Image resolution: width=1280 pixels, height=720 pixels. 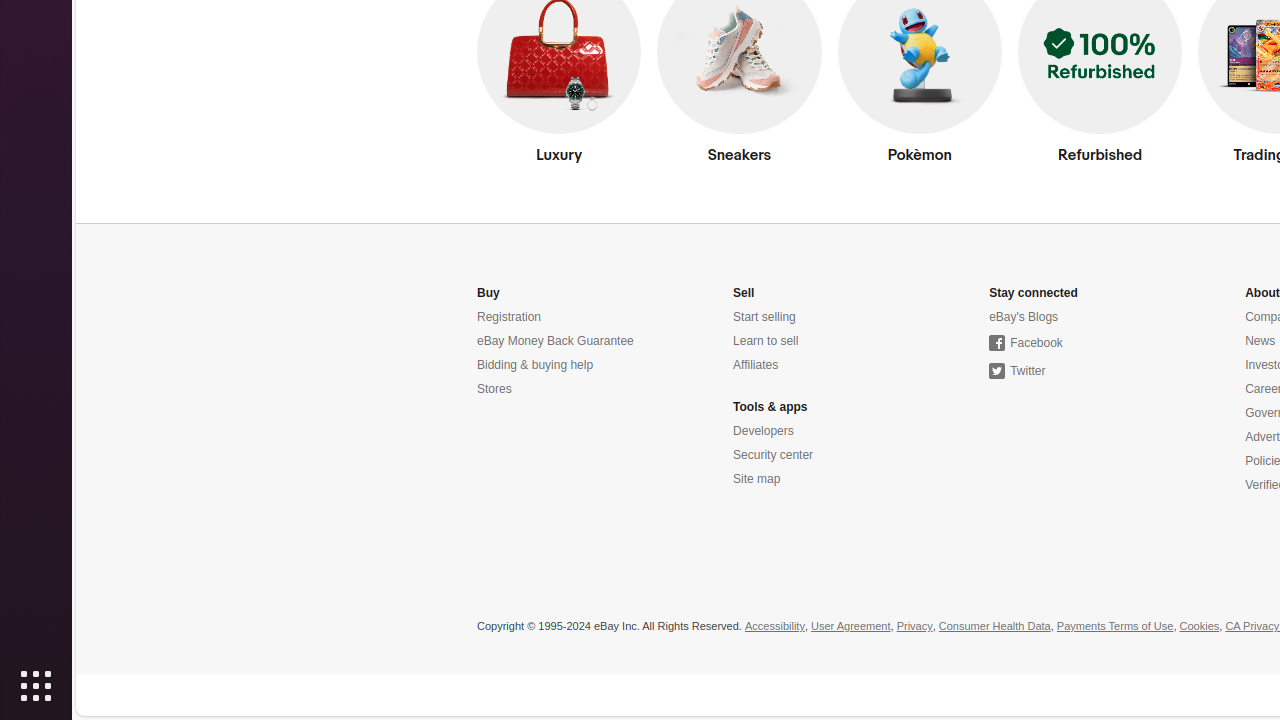 What do you see at coordinates (1017, 371) in the screenshot?
I see `'Twitter'` at bounding box center [1017, 371].